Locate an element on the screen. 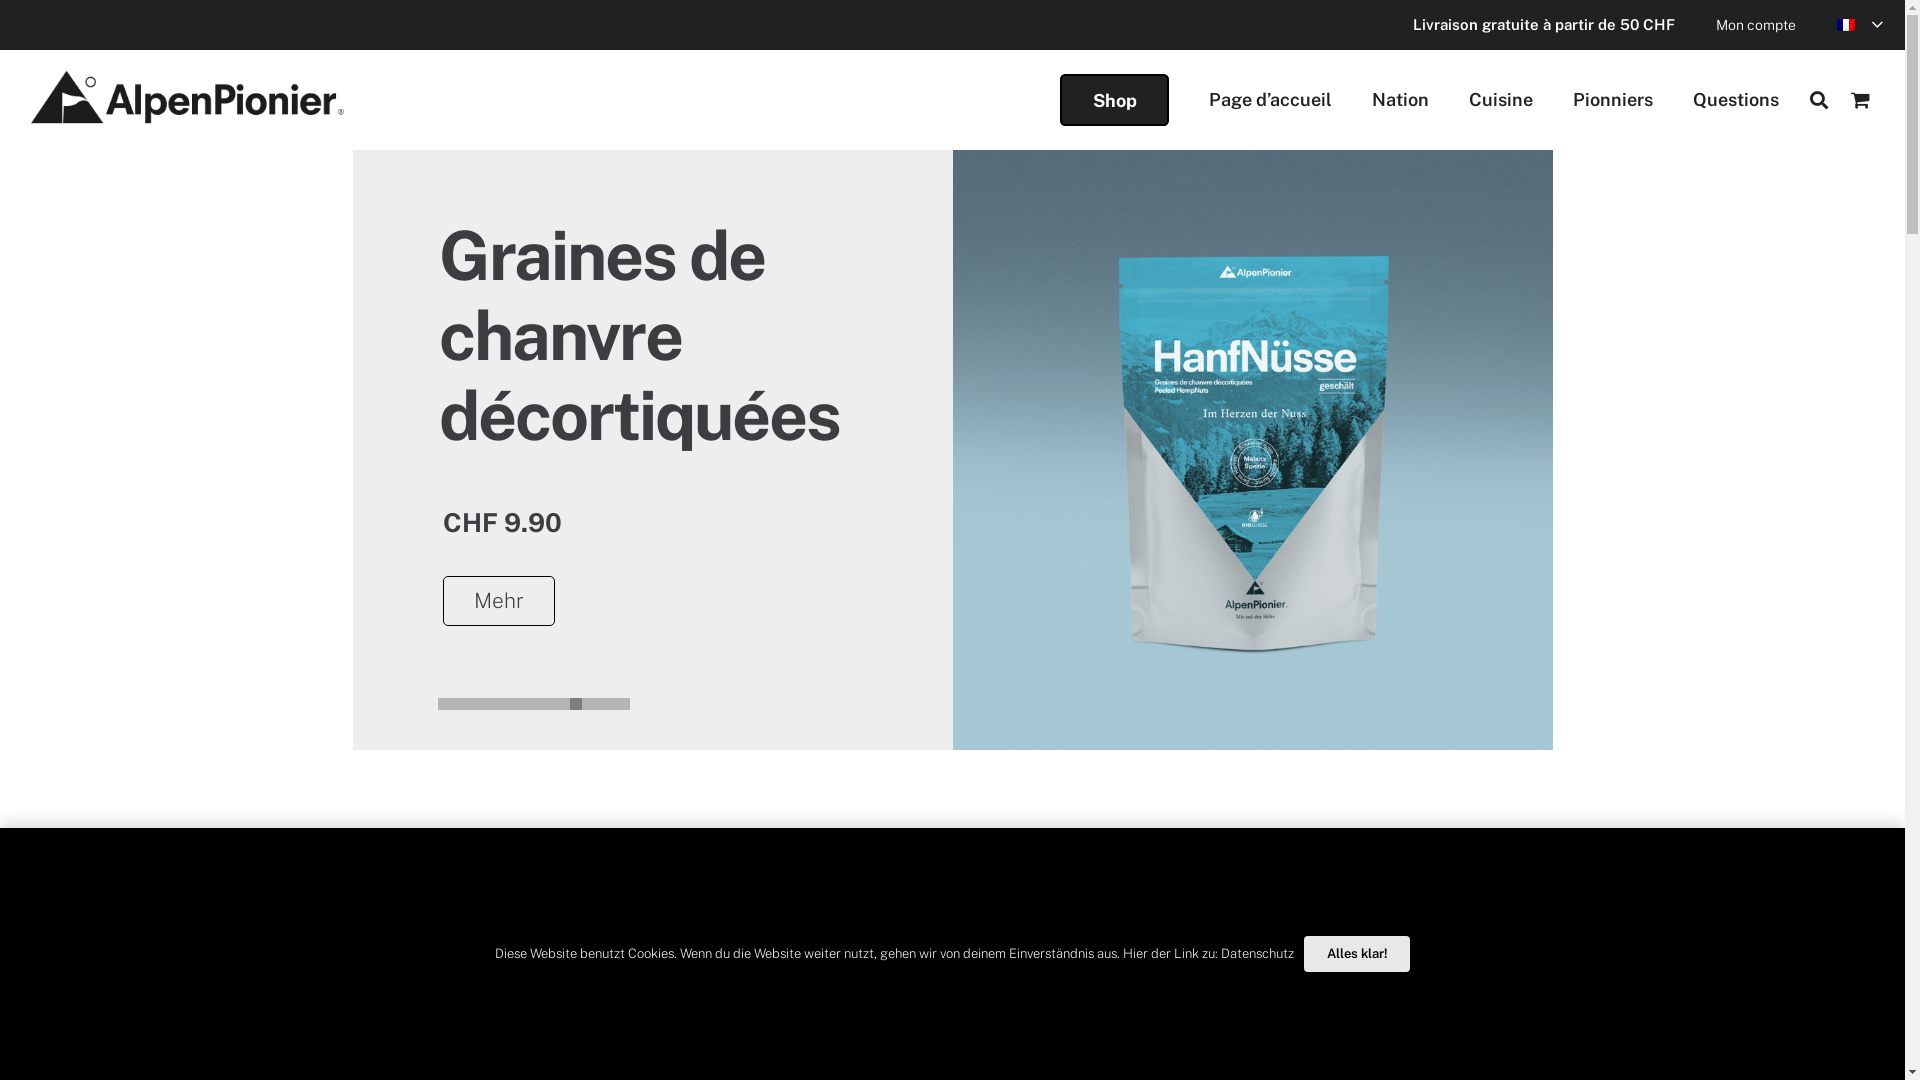  'Mehr' is located at coordinates (440, 600).